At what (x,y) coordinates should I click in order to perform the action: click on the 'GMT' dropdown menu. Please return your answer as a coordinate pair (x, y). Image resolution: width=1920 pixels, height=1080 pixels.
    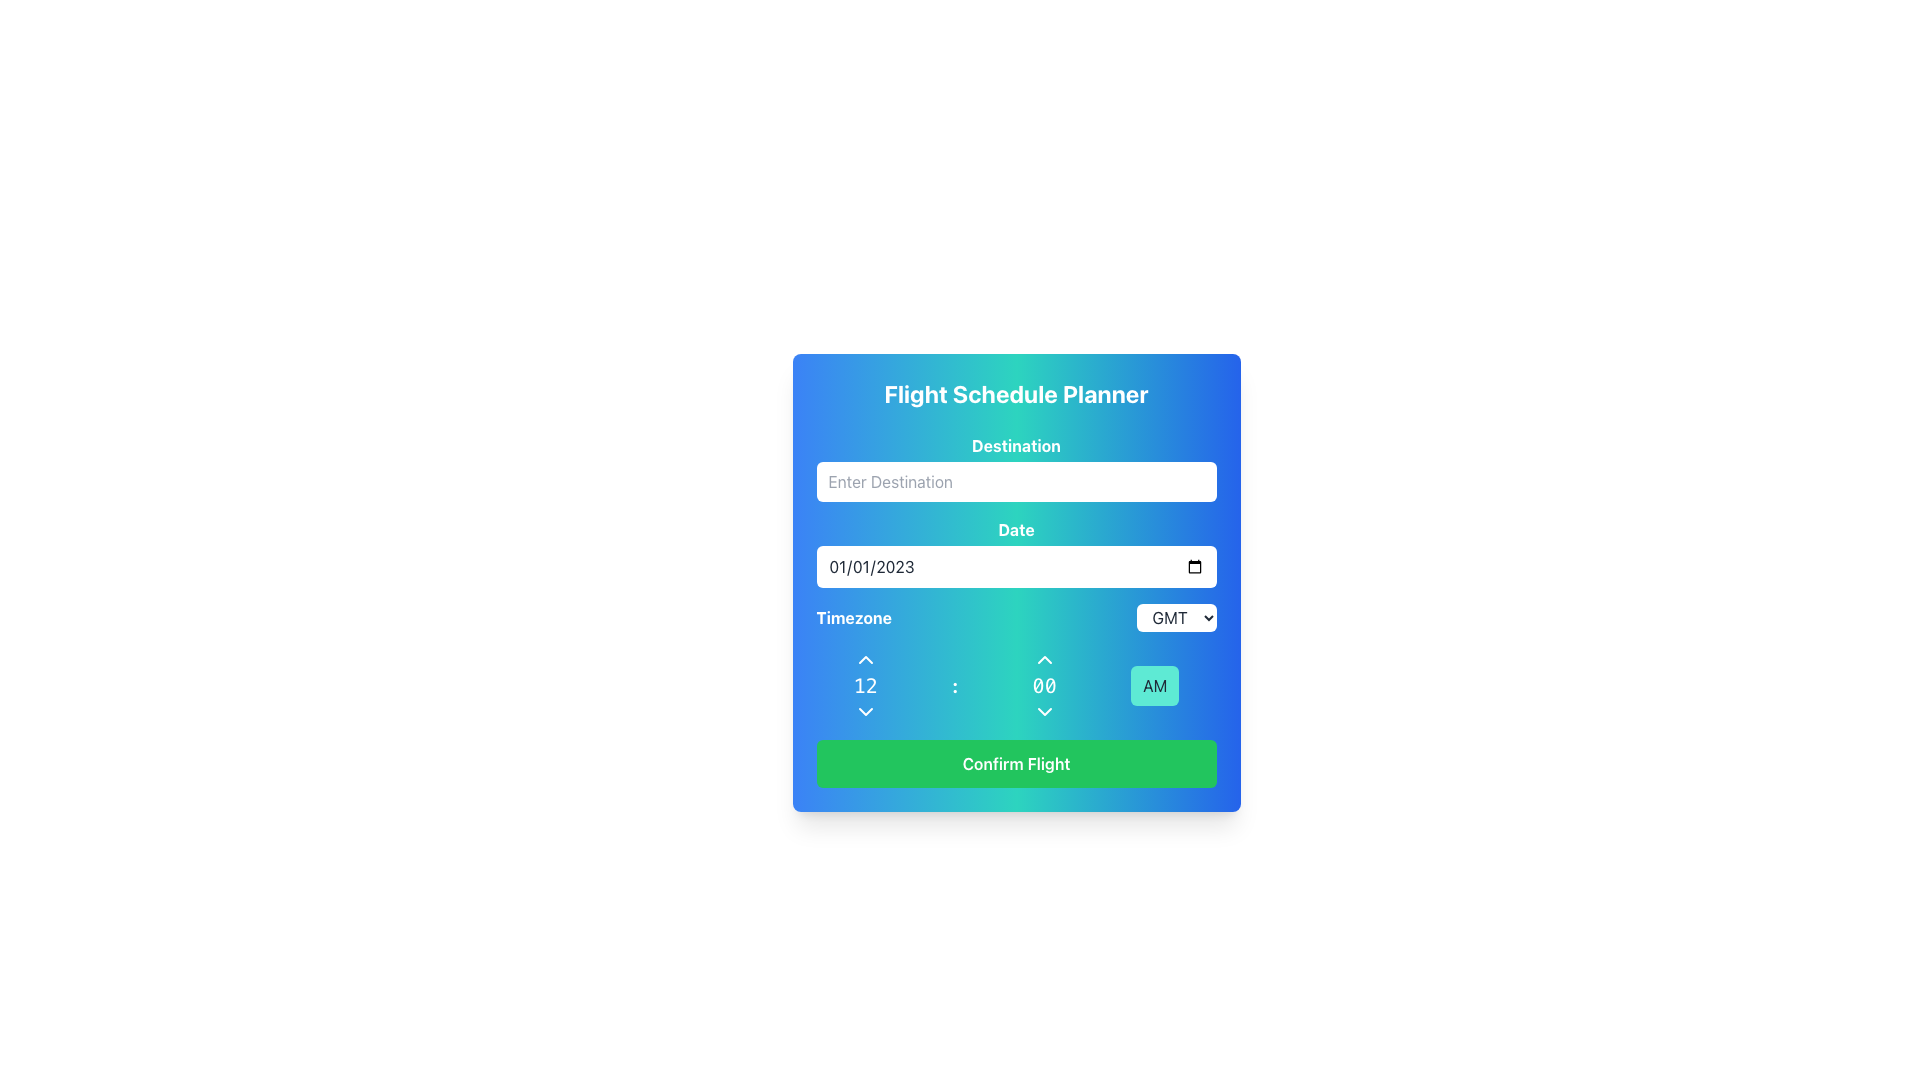
    Looking at the image, I should click on (1176, 616).